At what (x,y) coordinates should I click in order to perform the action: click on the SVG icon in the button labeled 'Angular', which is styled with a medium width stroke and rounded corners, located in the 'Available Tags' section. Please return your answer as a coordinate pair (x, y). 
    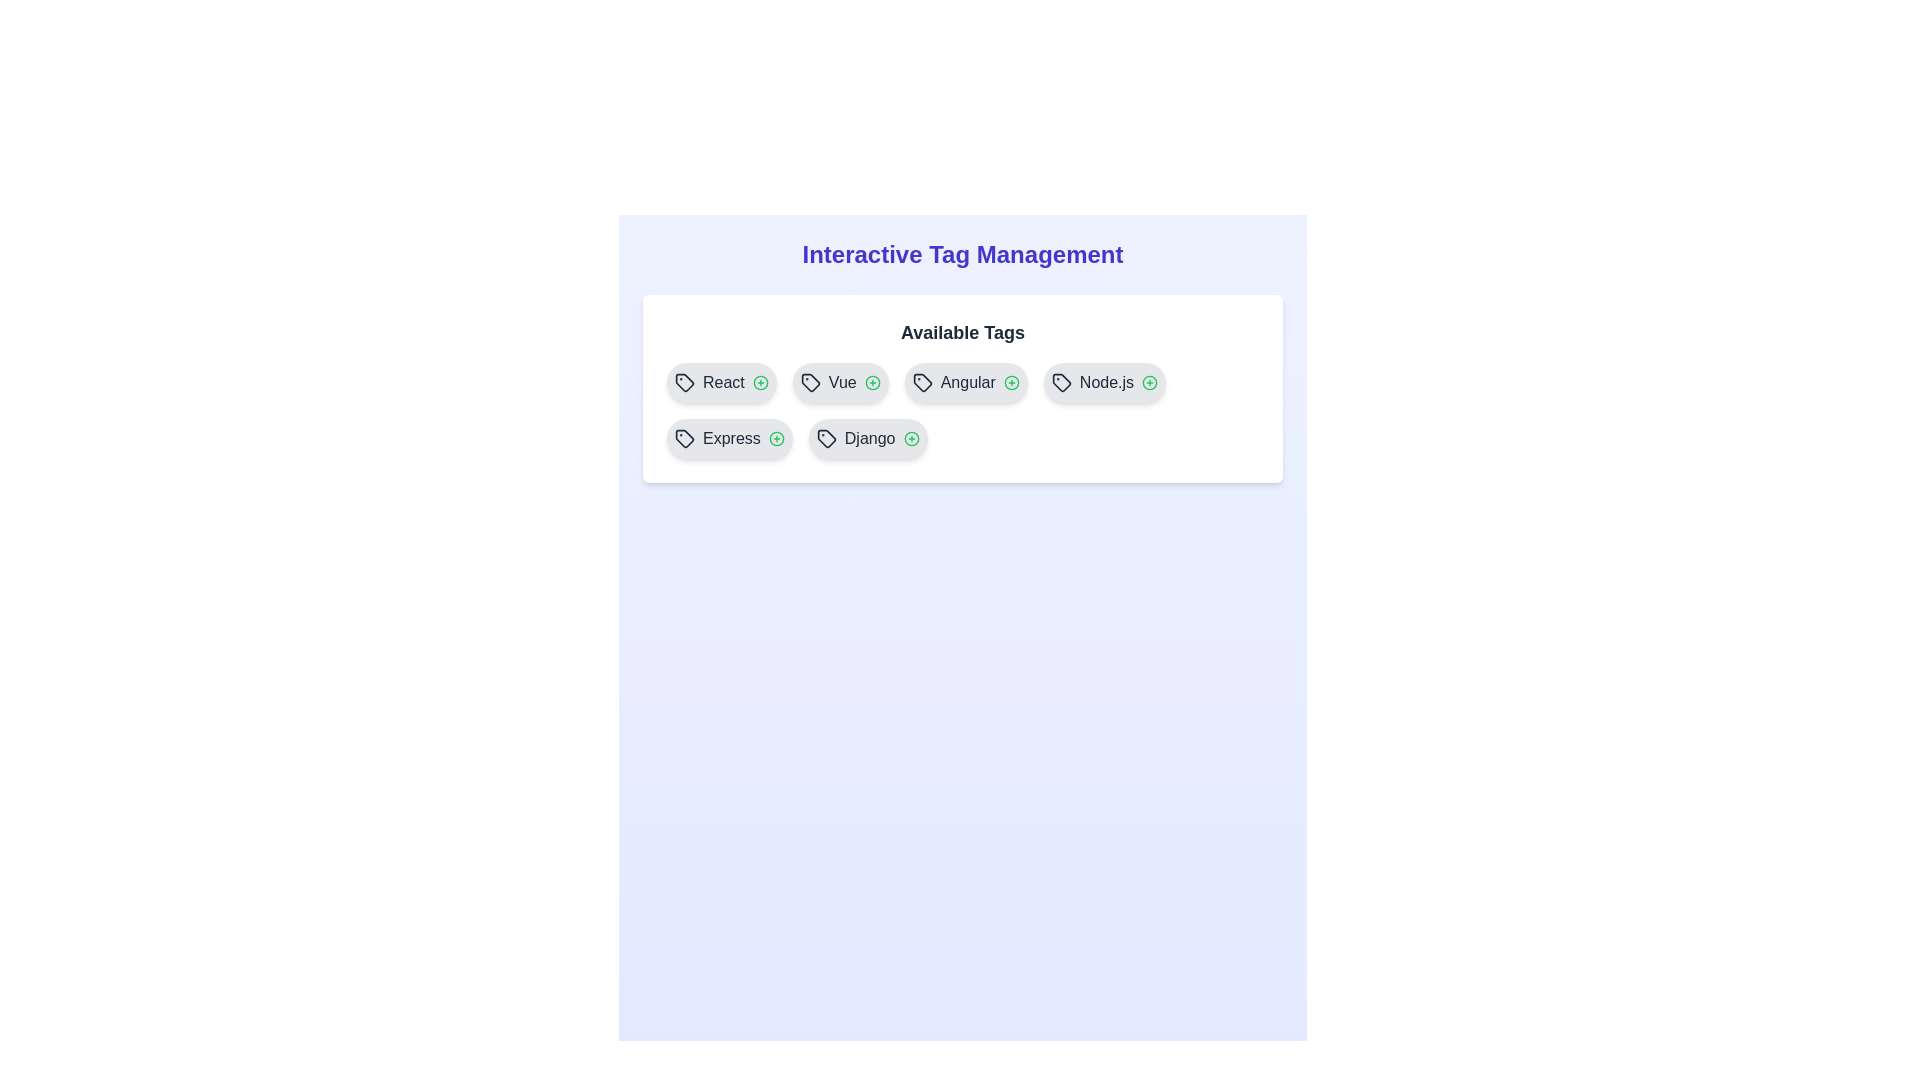
    Looking at the image, I should click on (921, 382).